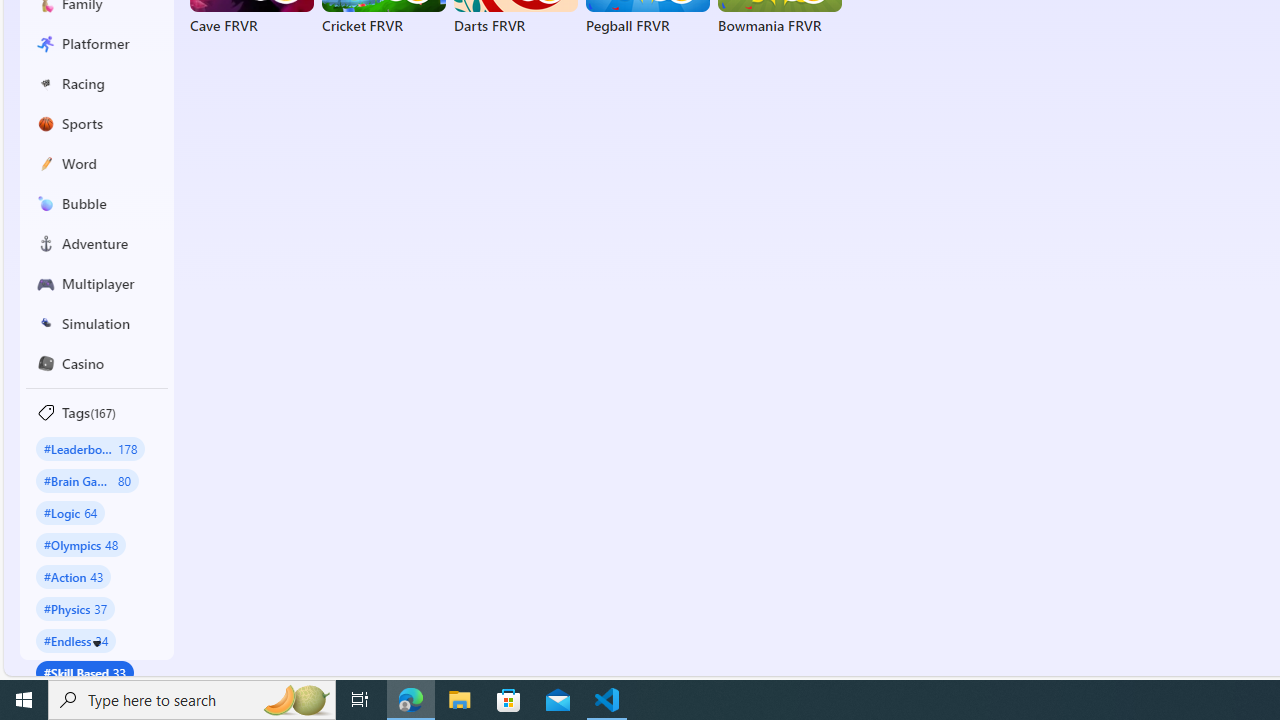 The image size is (1280, 720). What do you see at coordinates (74, 576) in the screenshot?
I see `'#Action 43'` at bounding box center [74, 576].